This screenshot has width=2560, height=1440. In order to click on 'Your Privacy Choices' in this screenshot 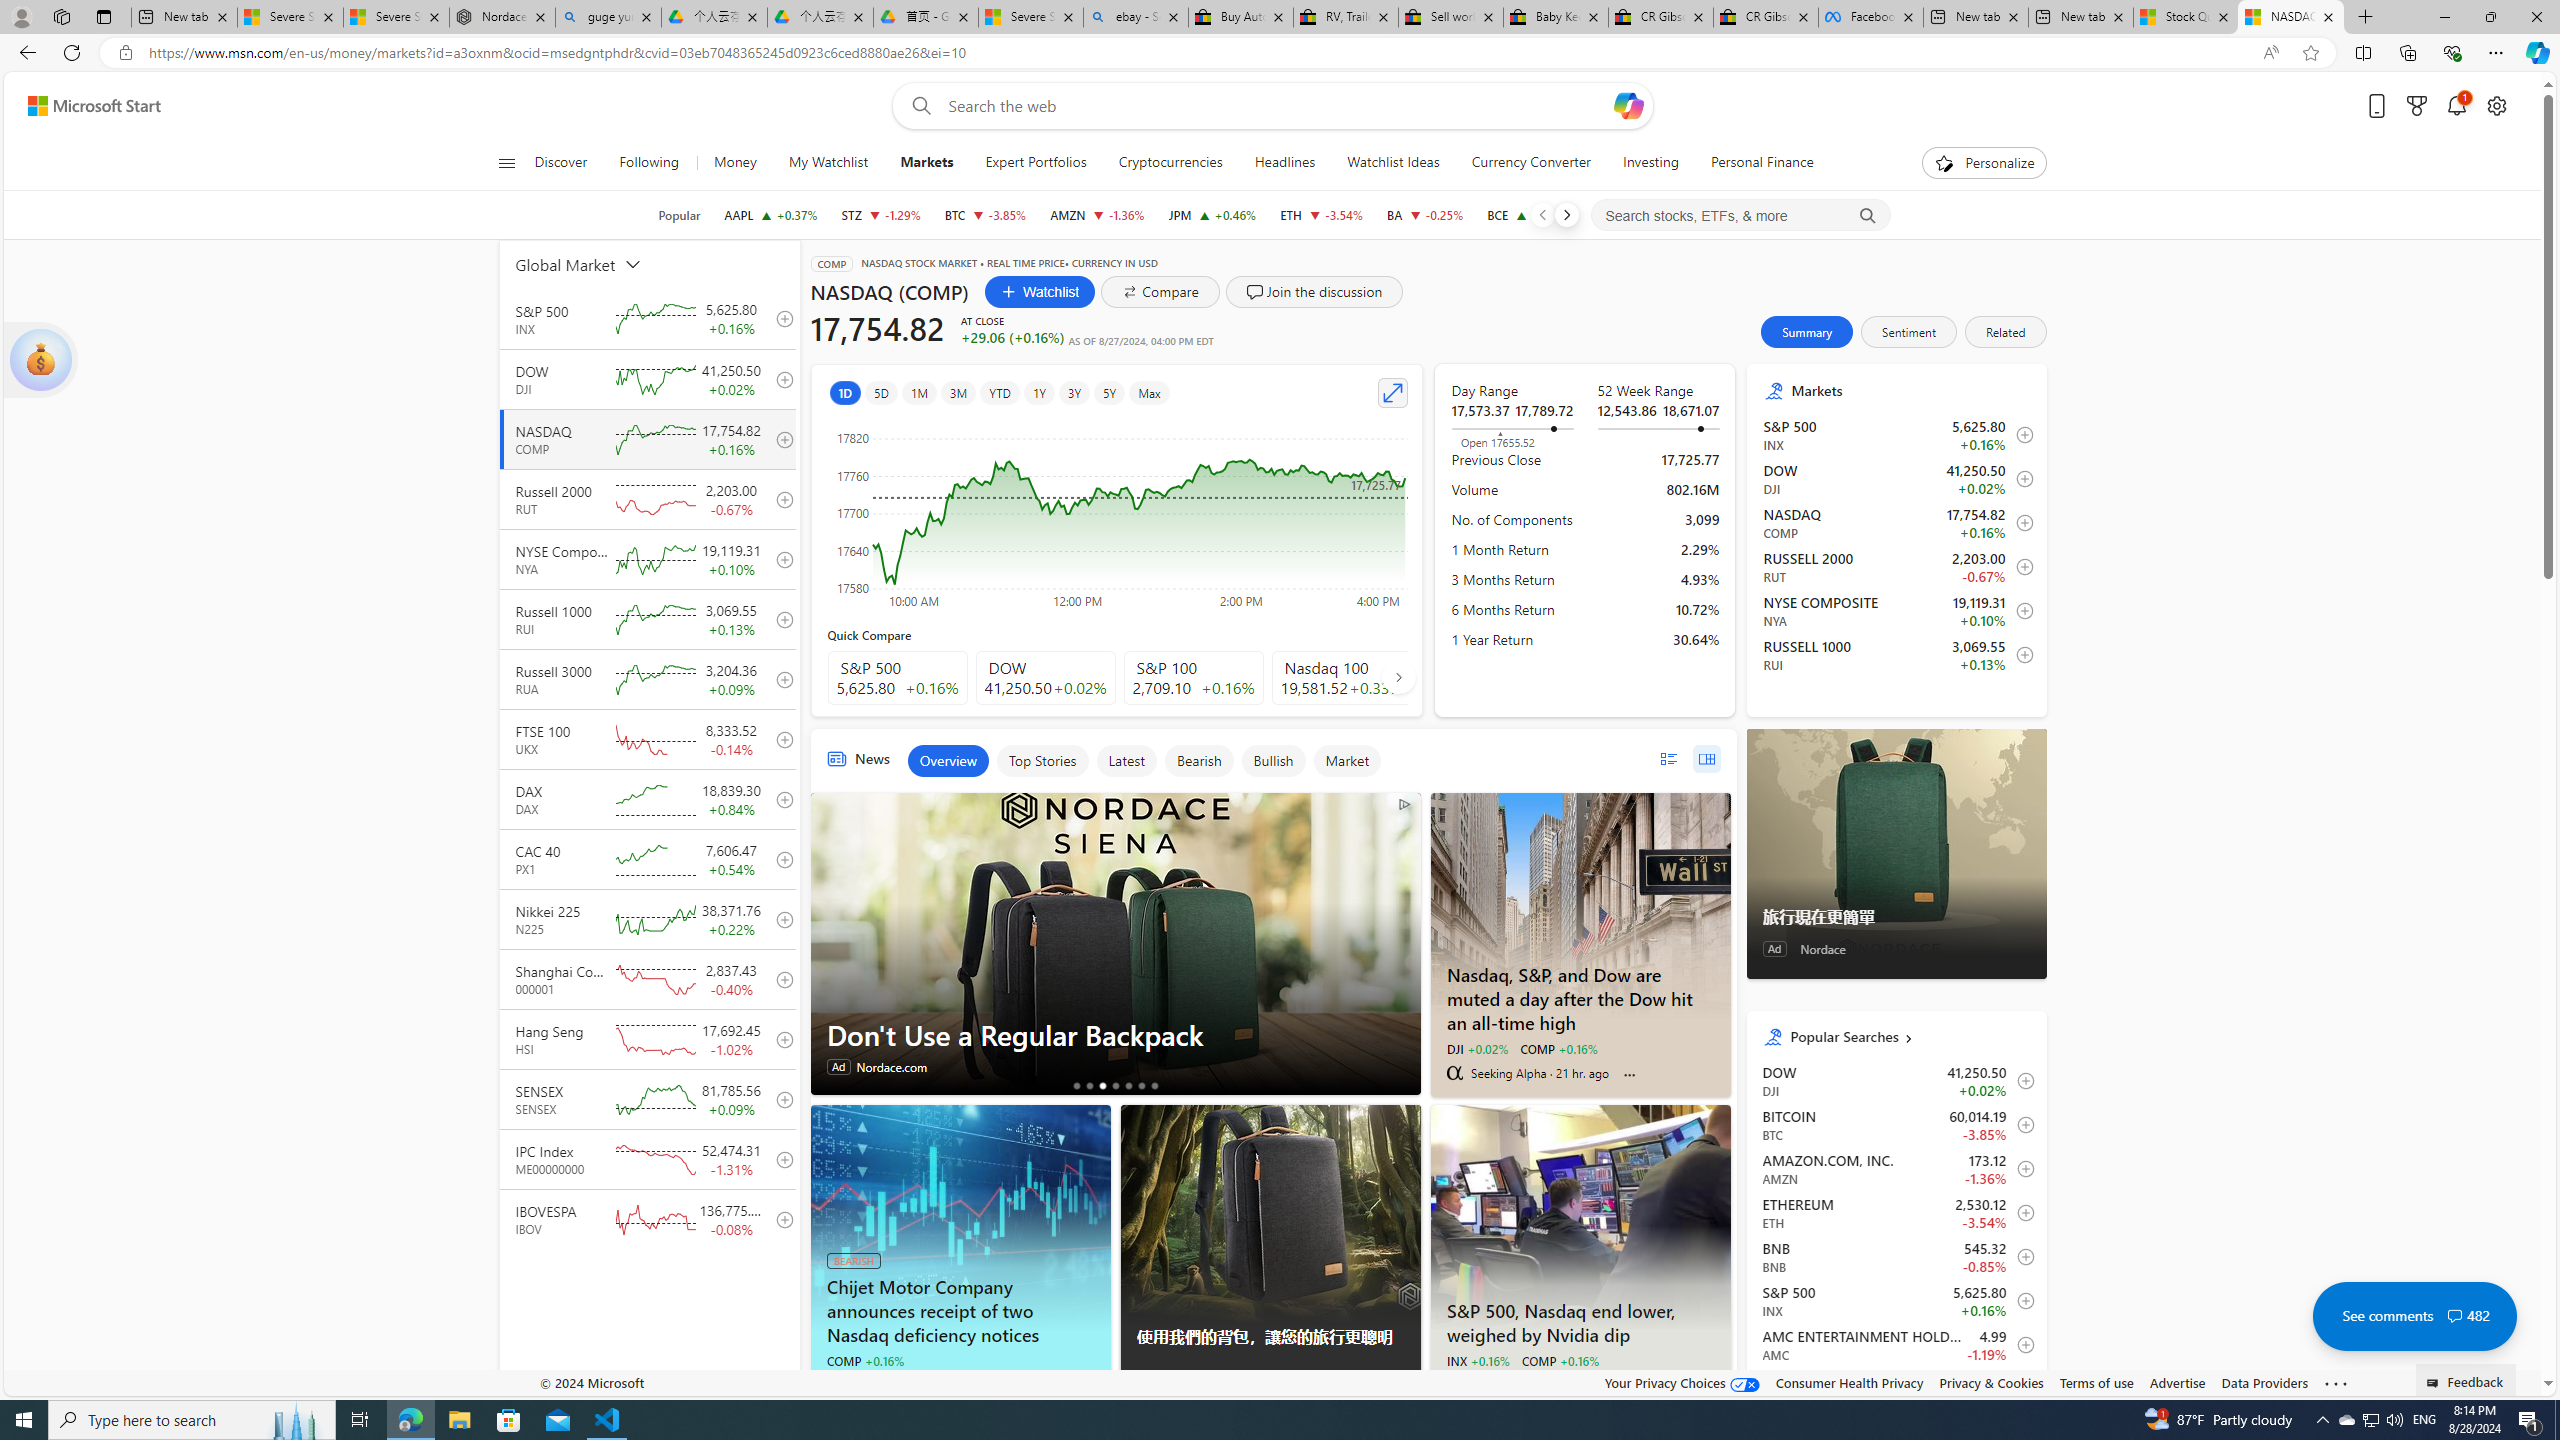, I will do `click(1683, 1382)`.